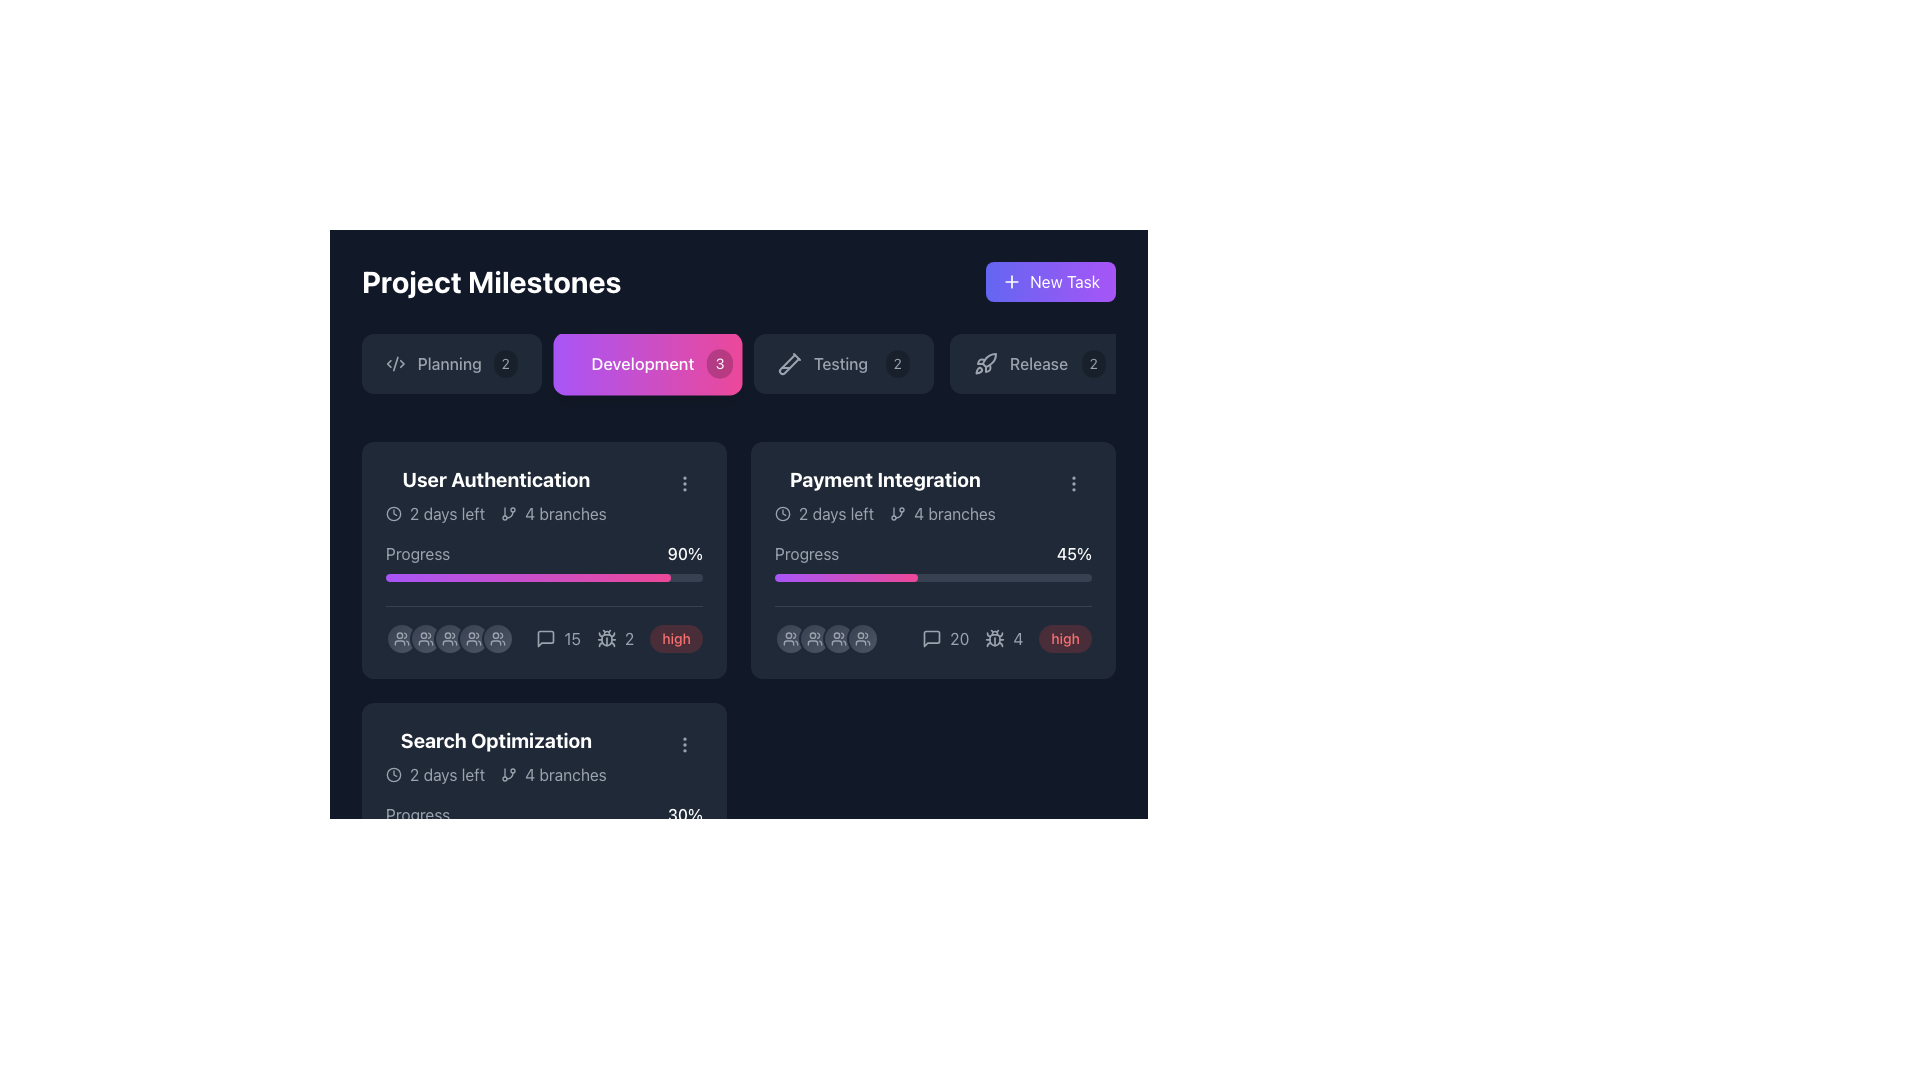  Describe the element at coordinates (544, 578) in the screenshot. I see `the horizontal progress bar with a gradient fill located below the 'Progress' text and '90%' percentage description` at that location.